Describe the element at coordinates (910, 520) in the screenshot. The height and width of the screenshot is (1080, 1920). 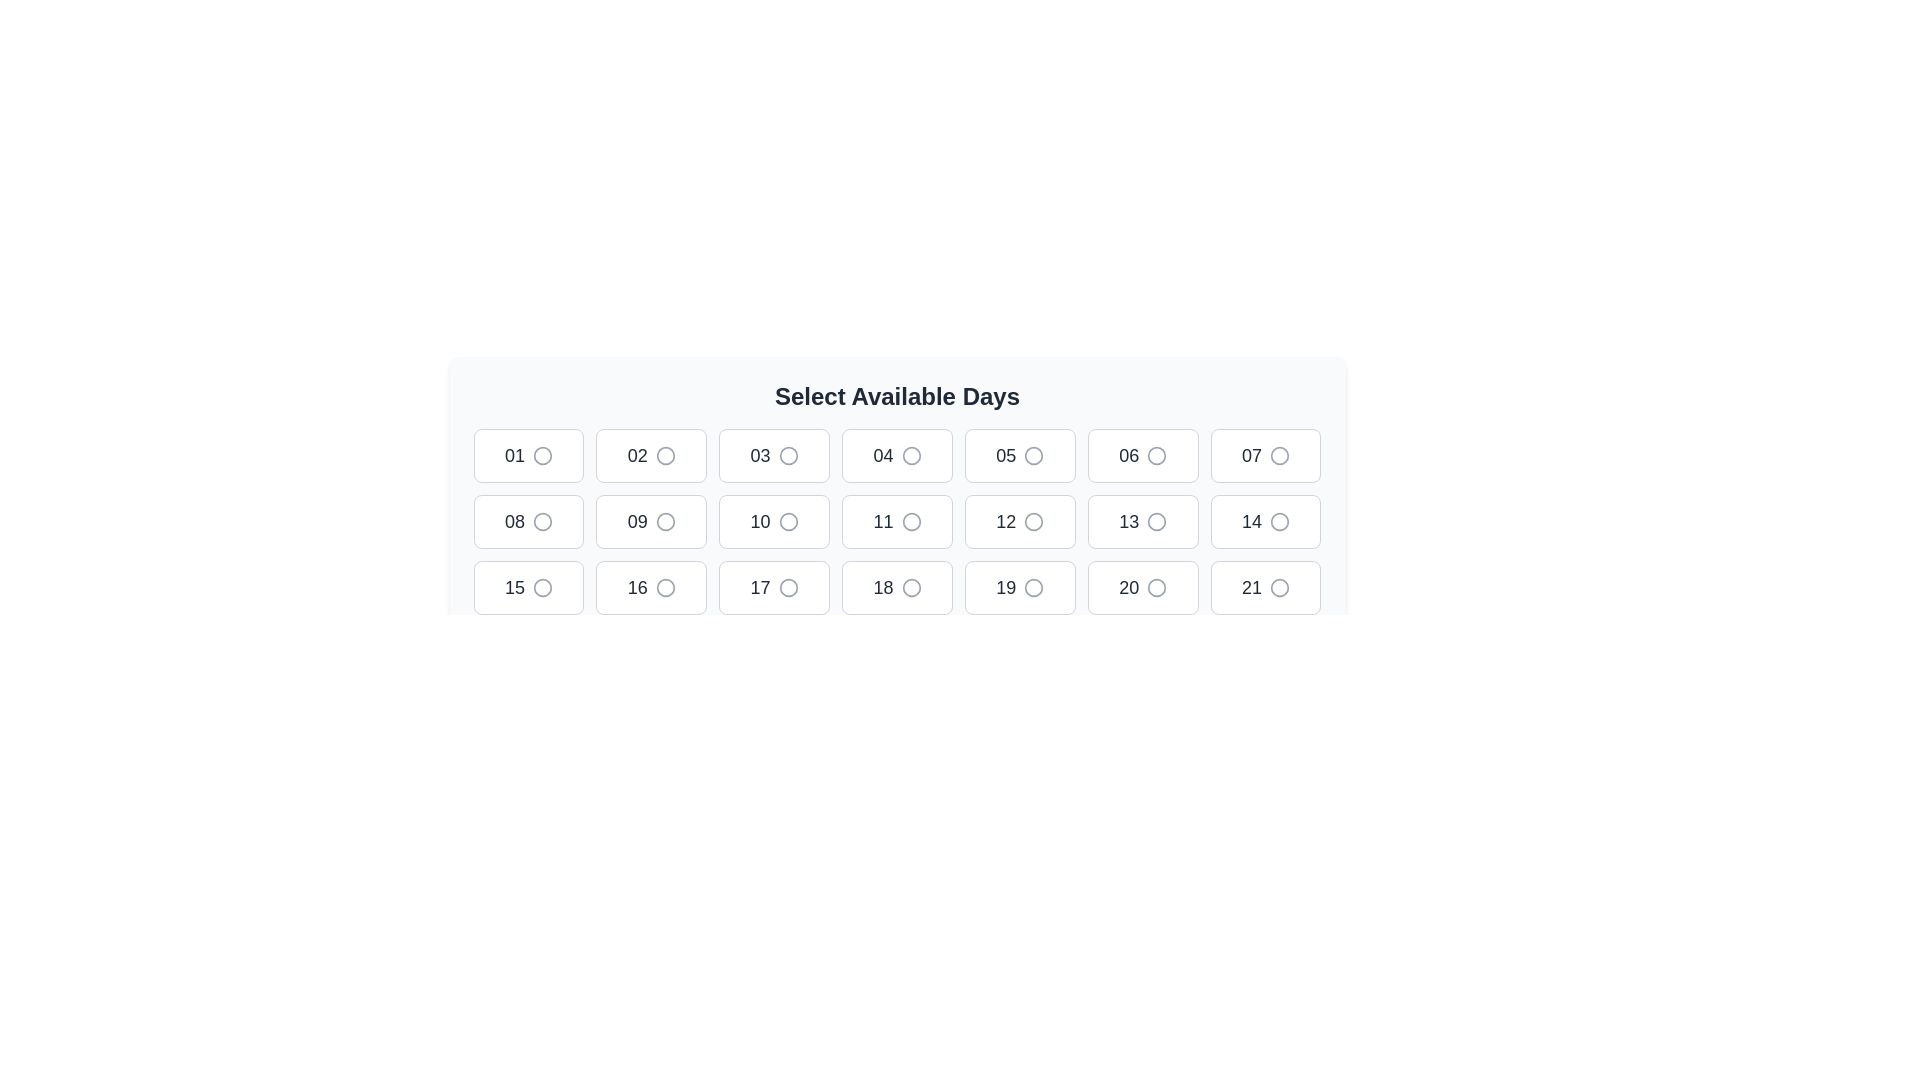
I see `the radio button representing the number '11' located in the second row and fifth column of the grid layout under 'Select Available Days'` at that location.